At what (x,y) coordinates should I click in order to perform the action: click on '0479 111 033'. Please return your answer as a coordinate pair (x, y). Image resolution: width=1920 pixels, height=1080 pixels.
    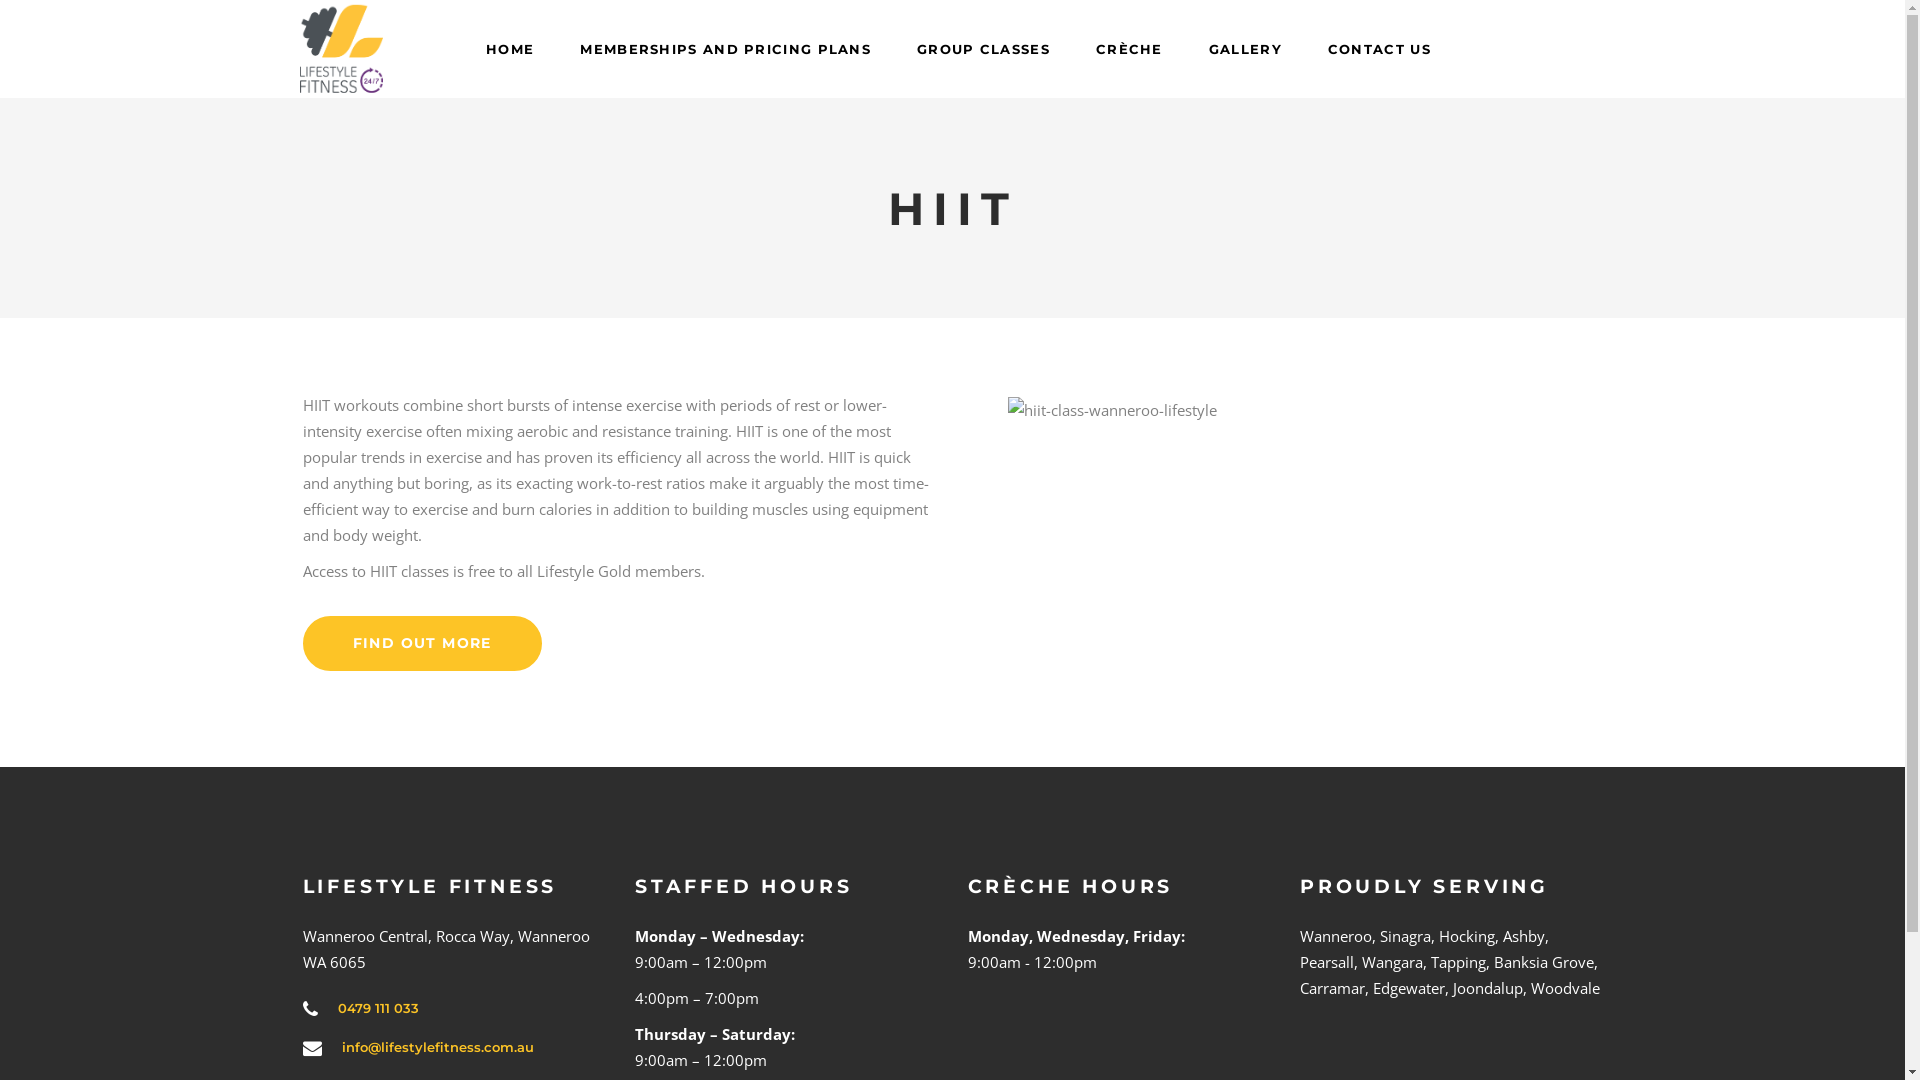
    Looking at the image, I should click on (378, 1007).